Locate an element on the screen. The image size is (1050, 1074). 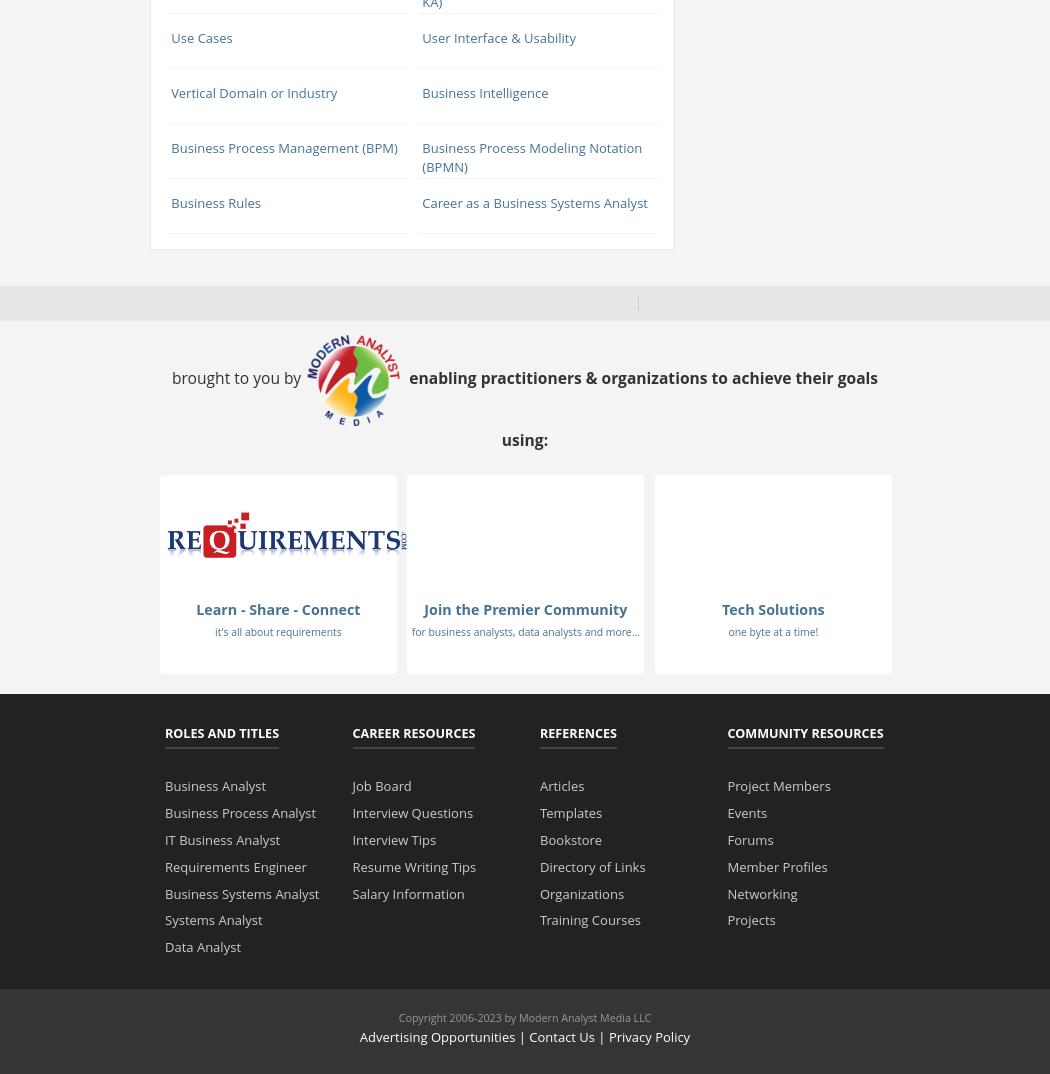
'Systems Analyst' is located at coordinates (212, 919).